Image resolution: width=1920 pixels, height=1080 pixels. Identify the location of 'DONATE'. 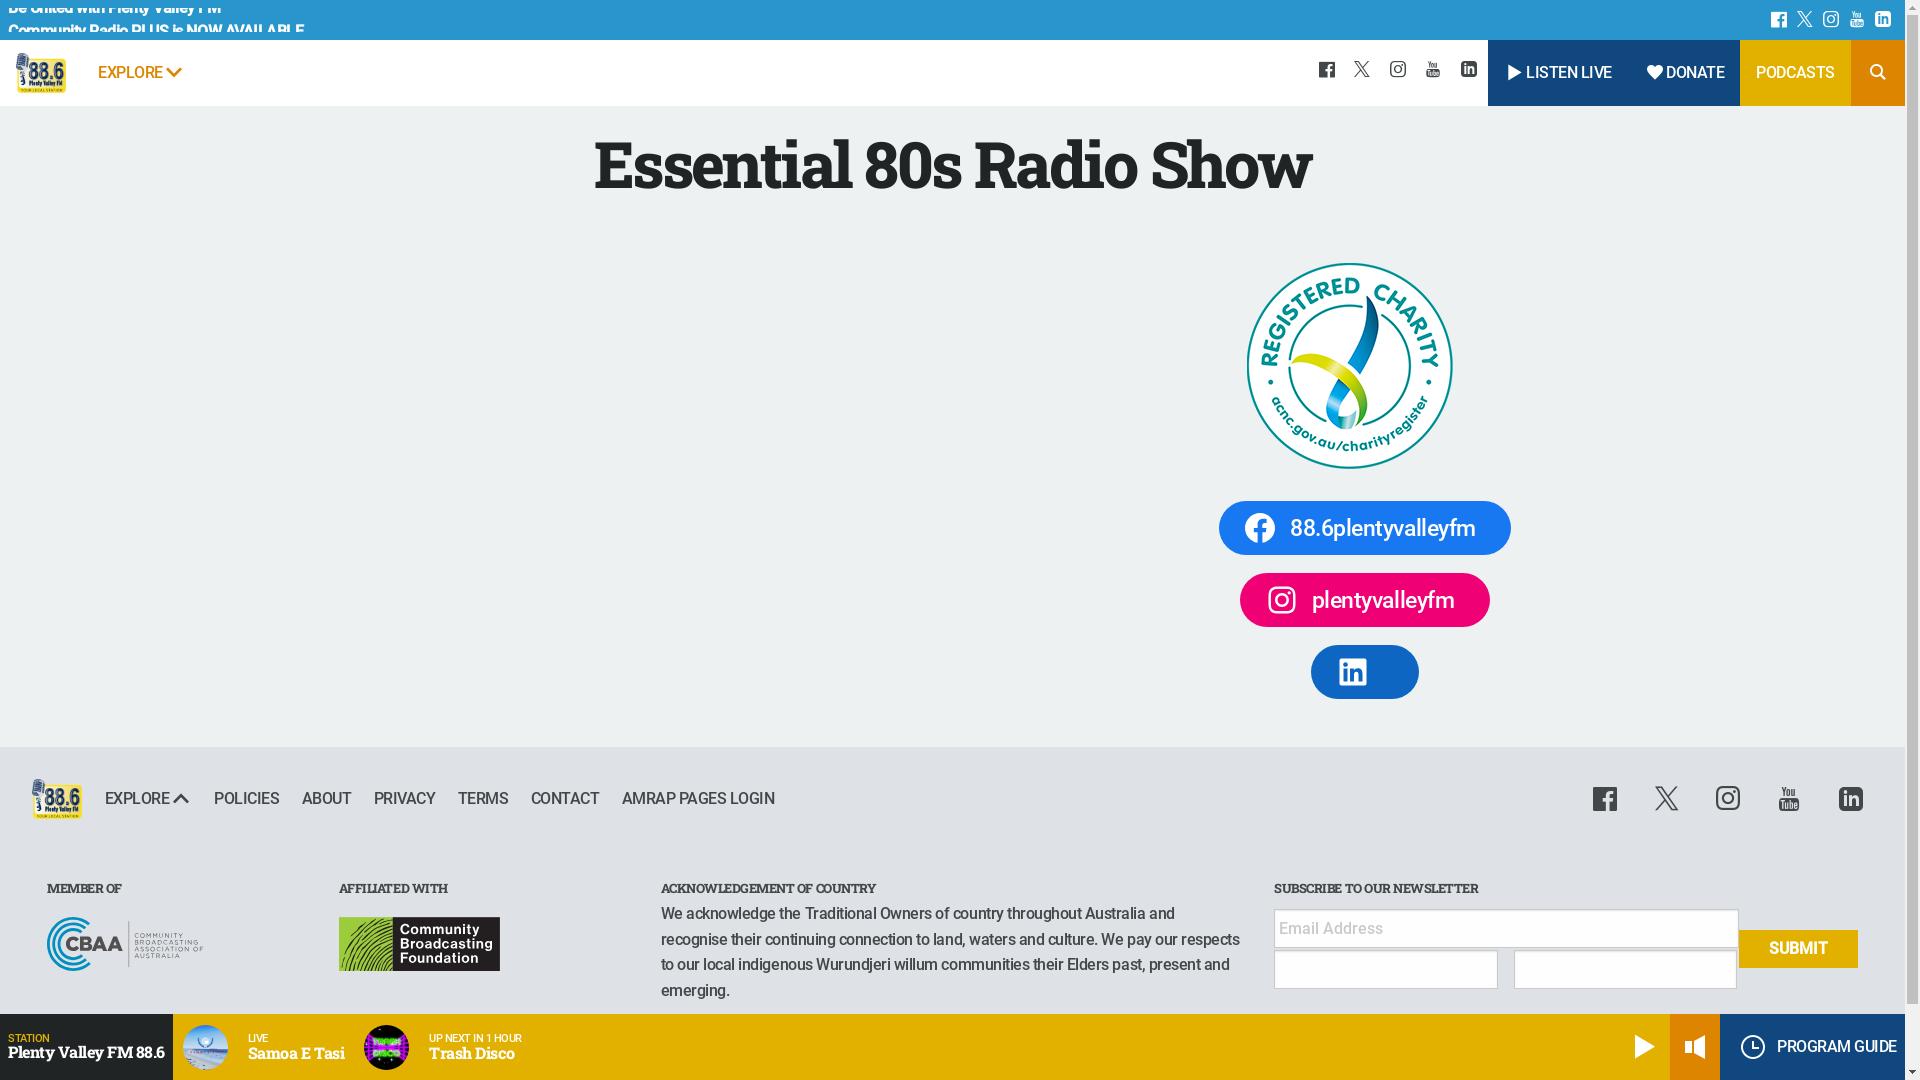
(1683, 72).